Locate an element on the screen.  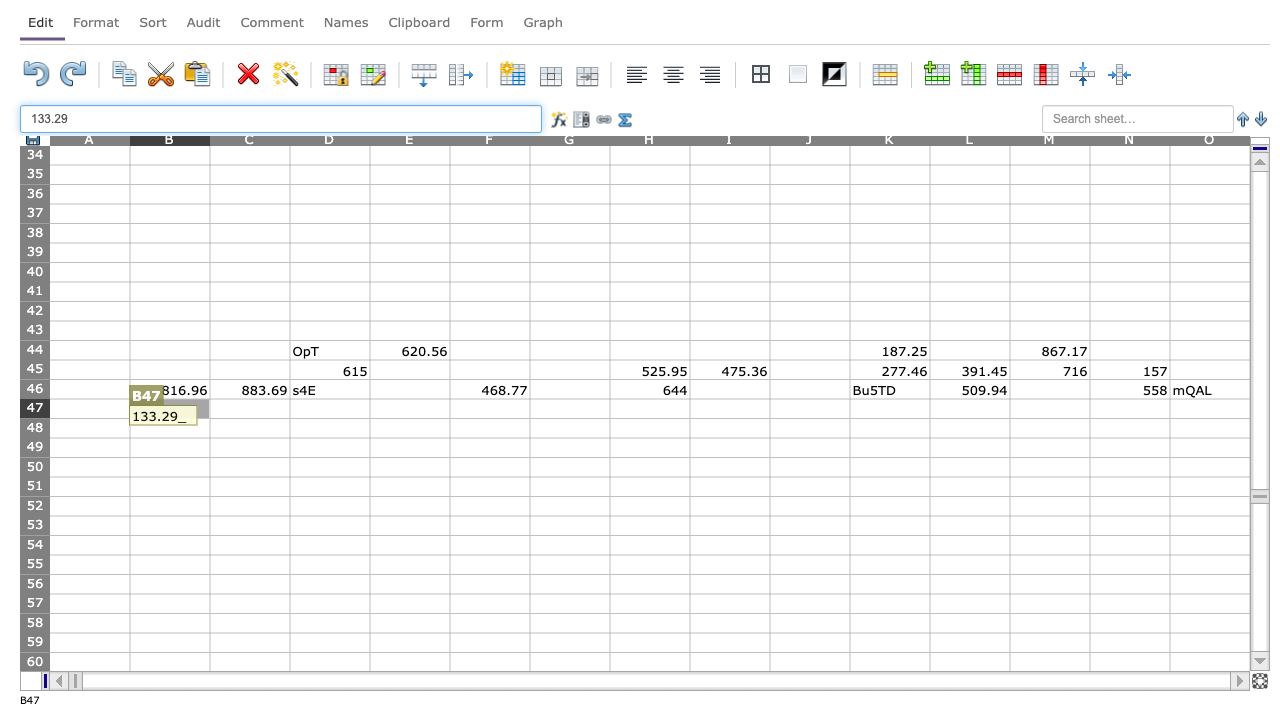
bottom right corner of D59 is located at coordinates (370, 652).